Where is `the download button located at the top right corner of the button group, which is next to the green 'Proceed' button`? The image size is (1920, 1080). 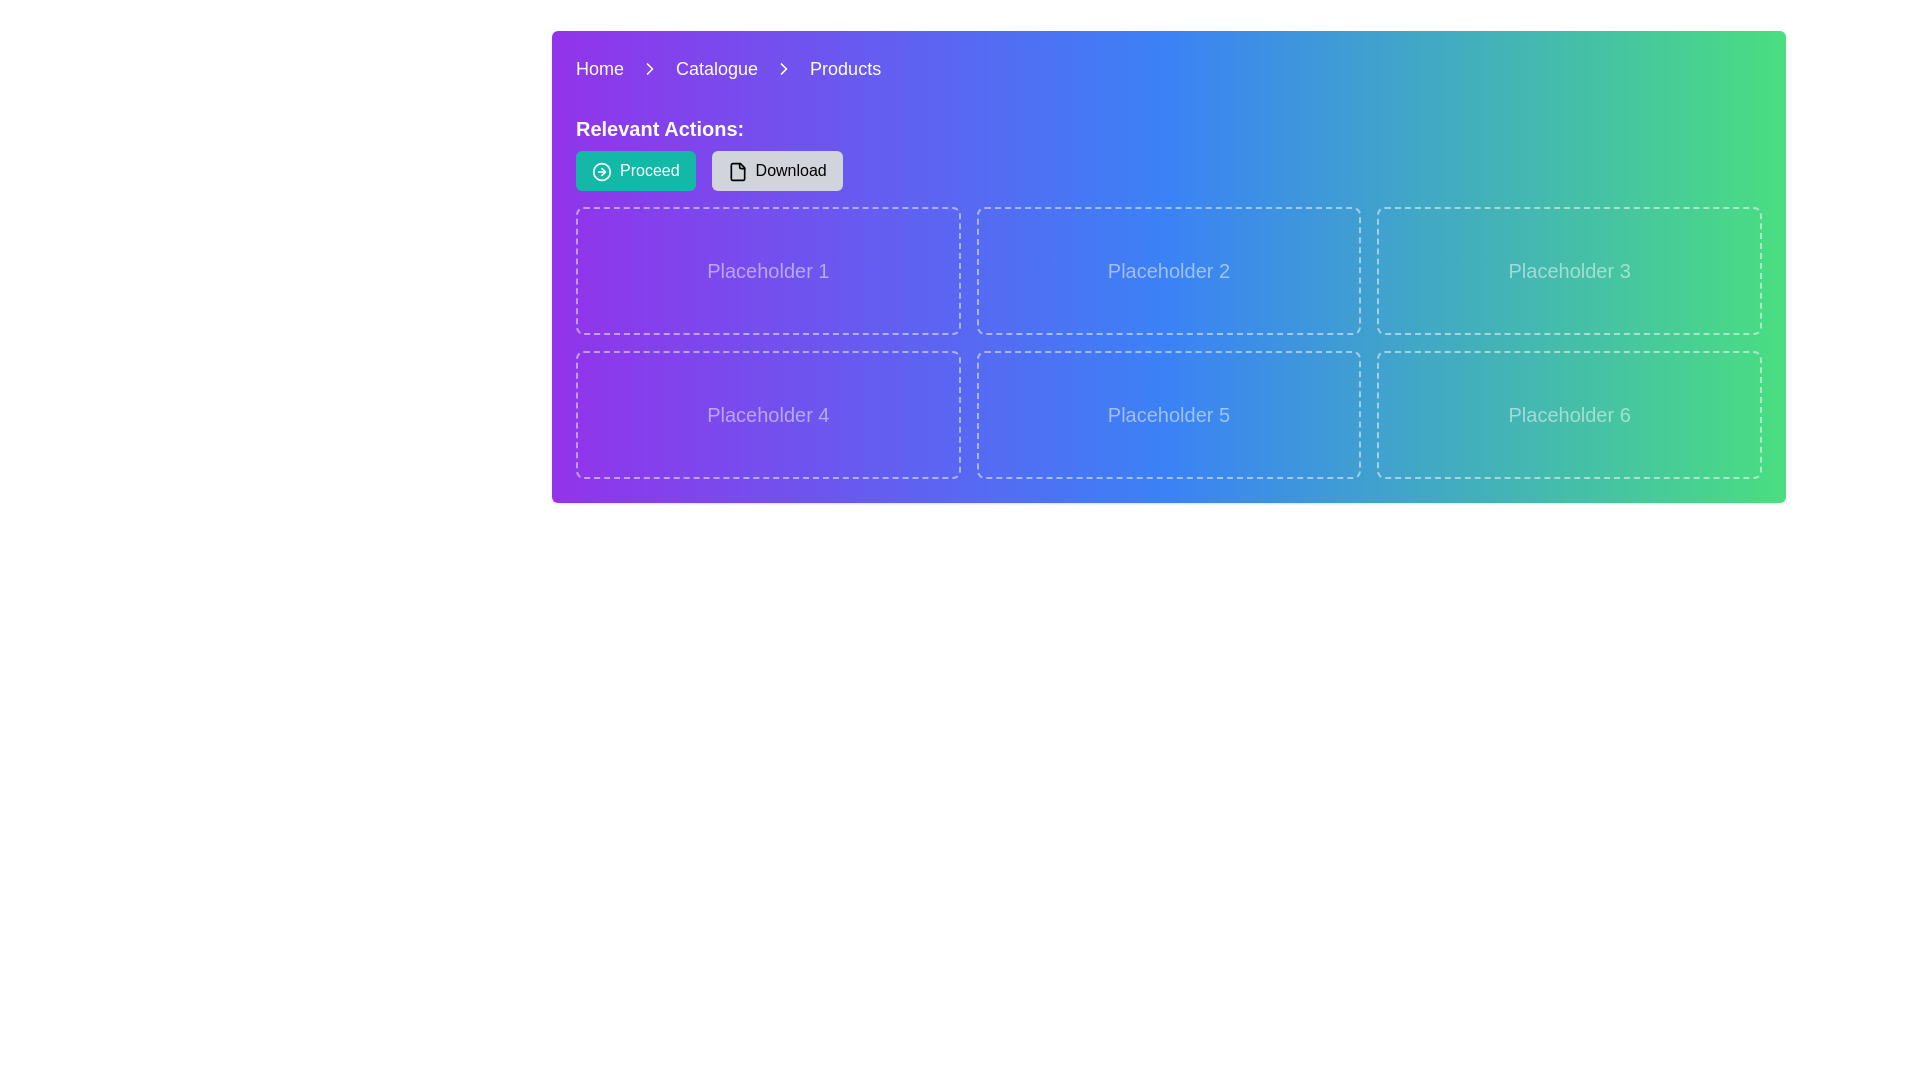
the download button located at the top right corner of the button group, which is next to the green 'Proceed' button is located at coordinates (776, 169).